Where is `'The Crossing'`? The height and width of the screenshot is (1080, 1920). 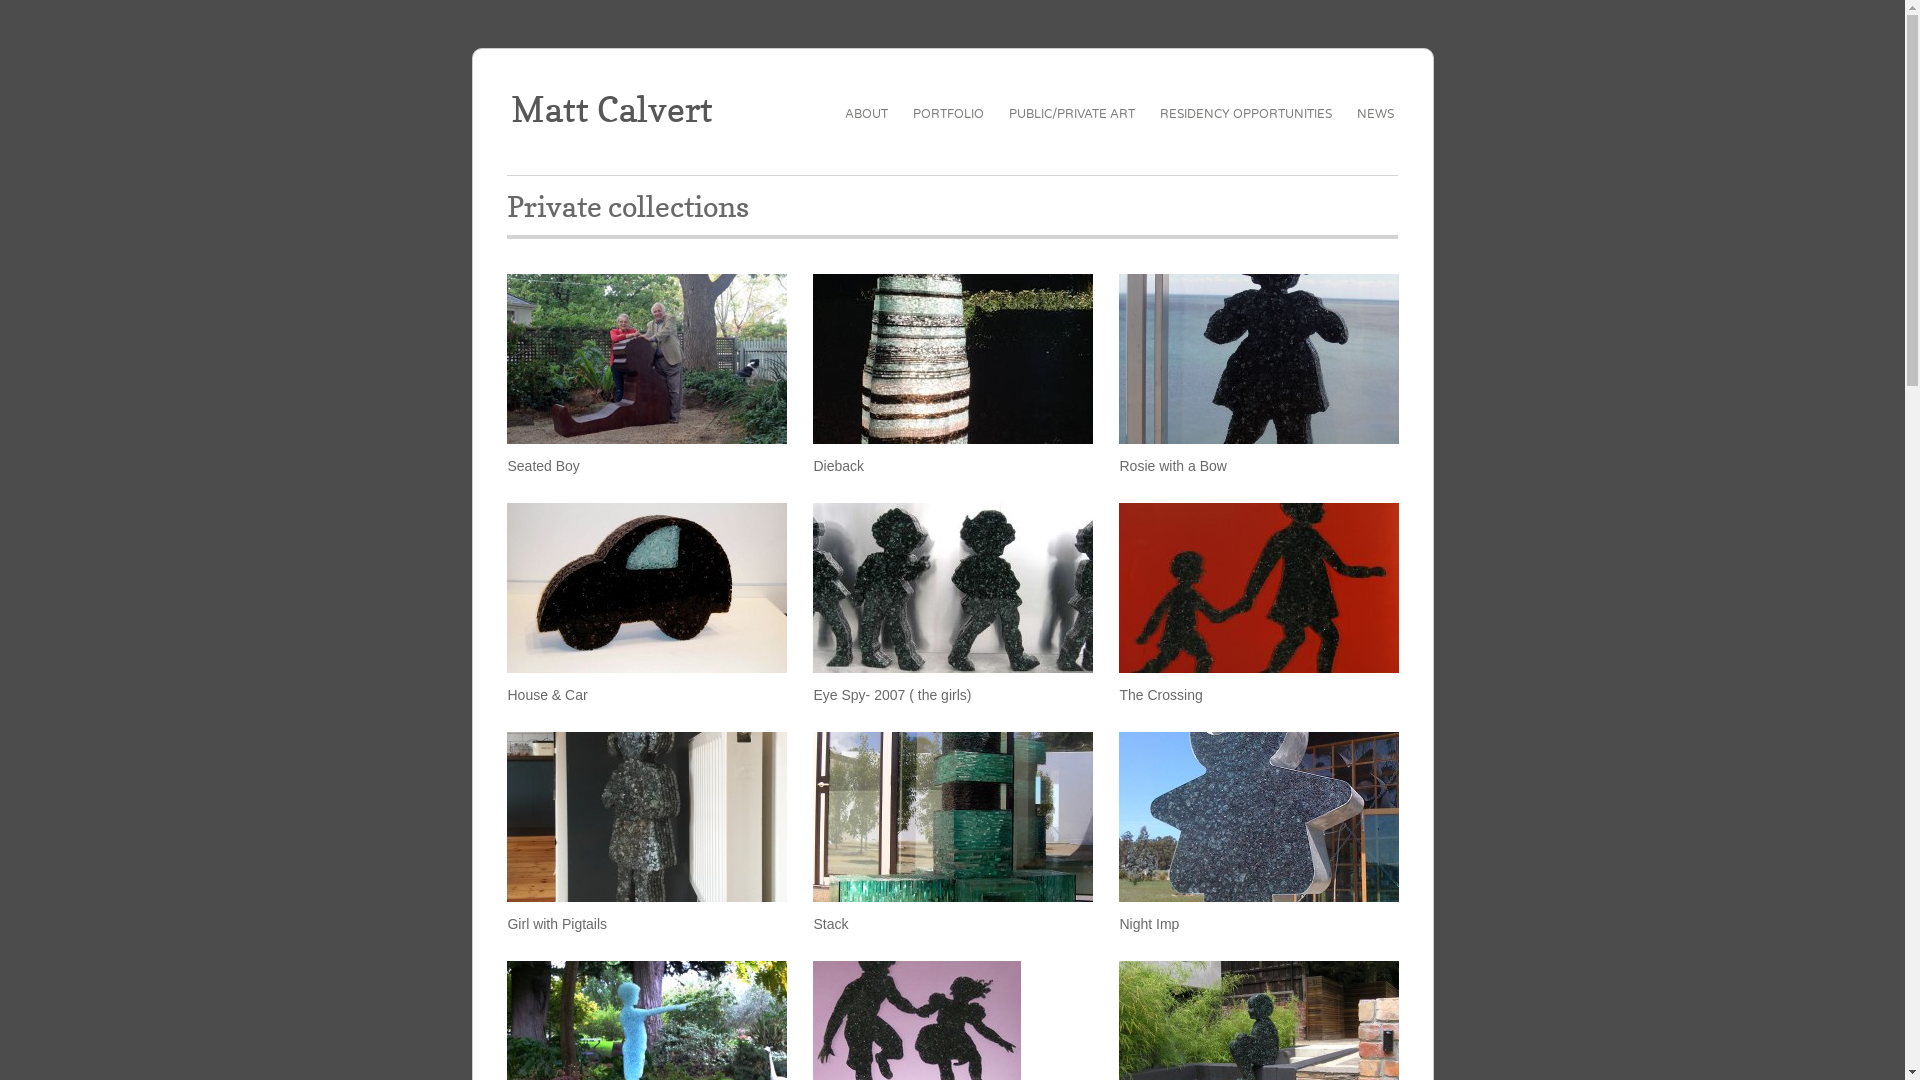 'The Crossing' is located at coordinates (1257, 586).